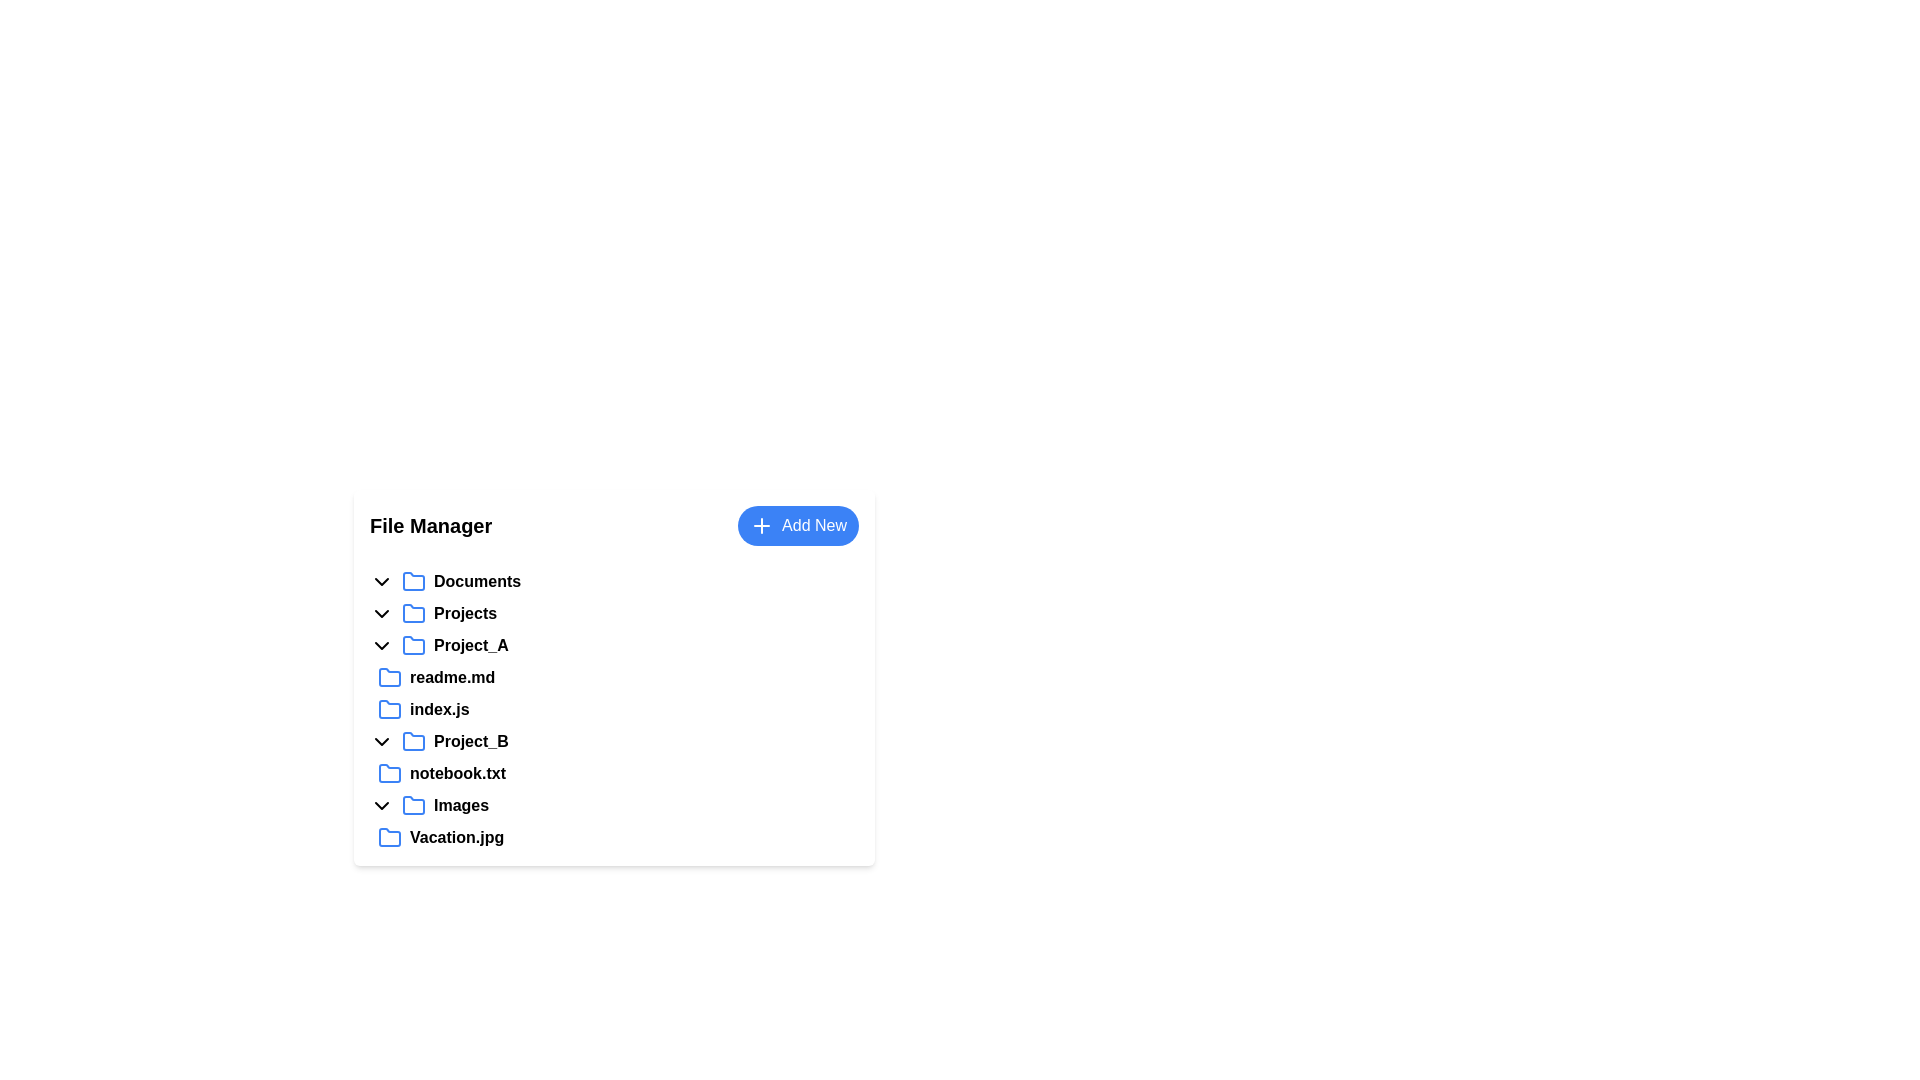 The image size is (1920, 1080). I want to click on the folder-style icon representing the 'Project_A' directory, so click(412, 644).